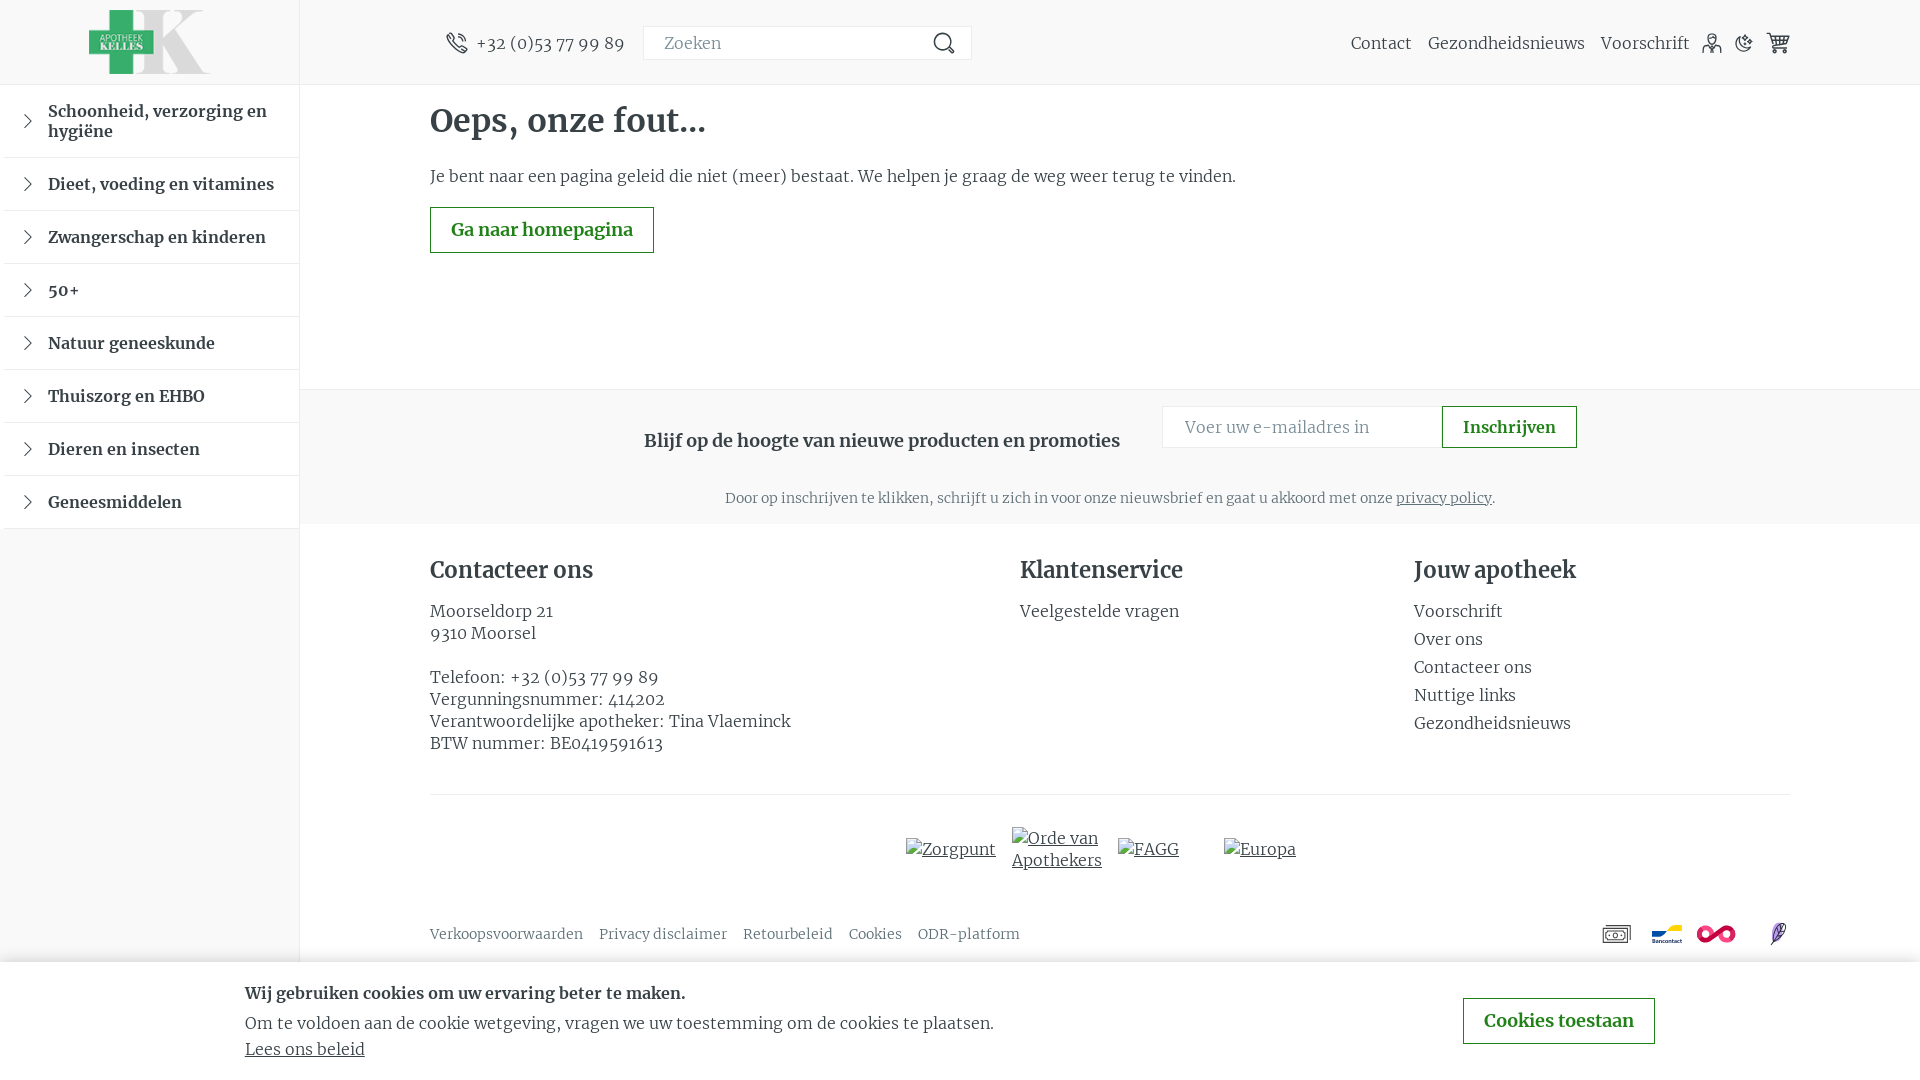  Describe the element at coordinates (943, 42) in the screenshot. I see `'Zoeken'` at that location.